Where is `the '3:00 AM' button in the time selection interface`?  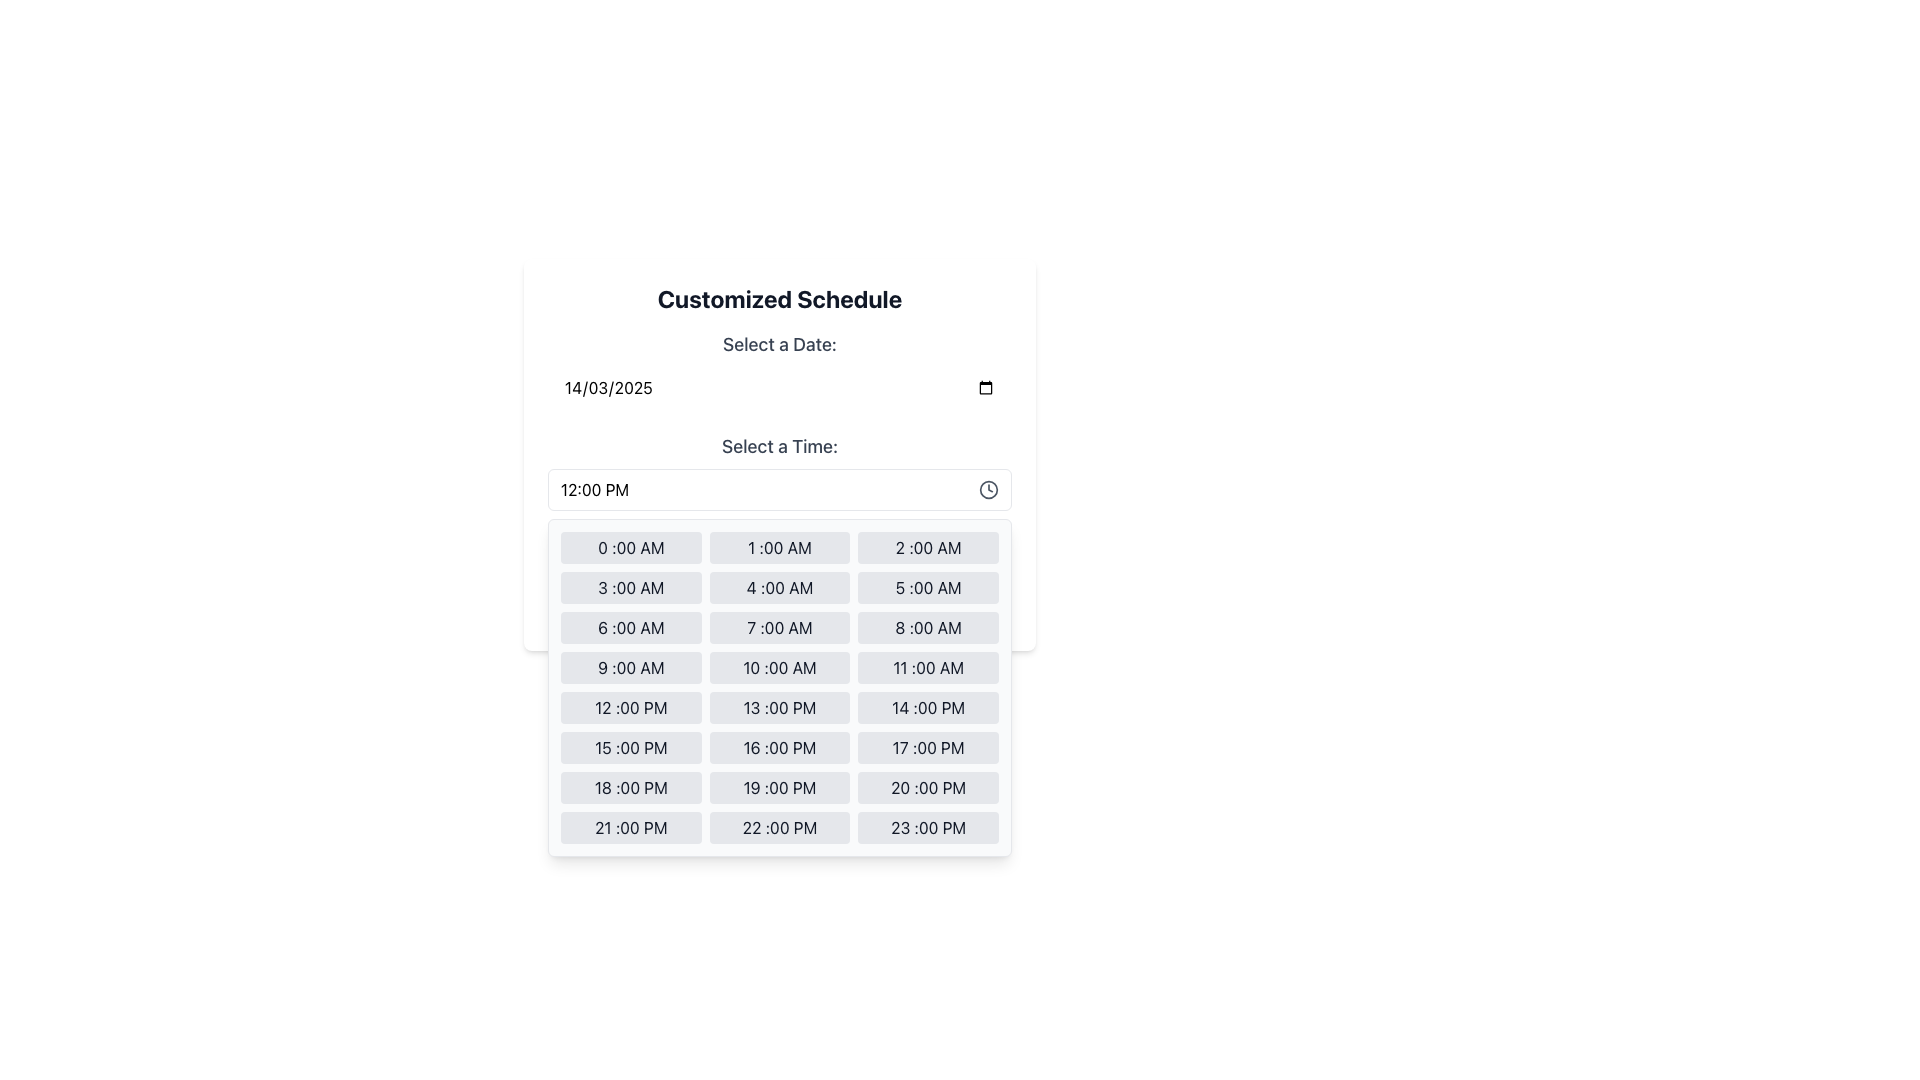 the '3:00 AM' button in the time selection interface is located at coordinates (630, 586).